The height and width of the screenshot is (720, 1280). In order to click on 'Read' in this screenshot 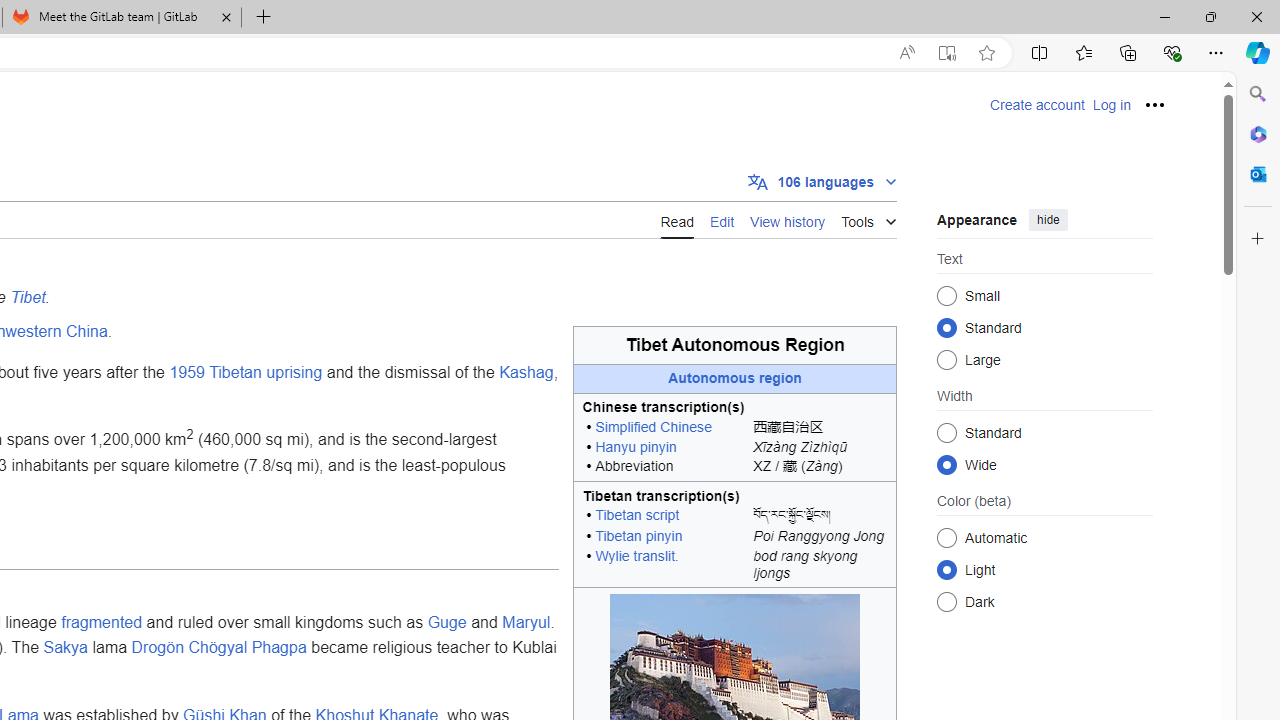, I will do `click(677, 219)`.